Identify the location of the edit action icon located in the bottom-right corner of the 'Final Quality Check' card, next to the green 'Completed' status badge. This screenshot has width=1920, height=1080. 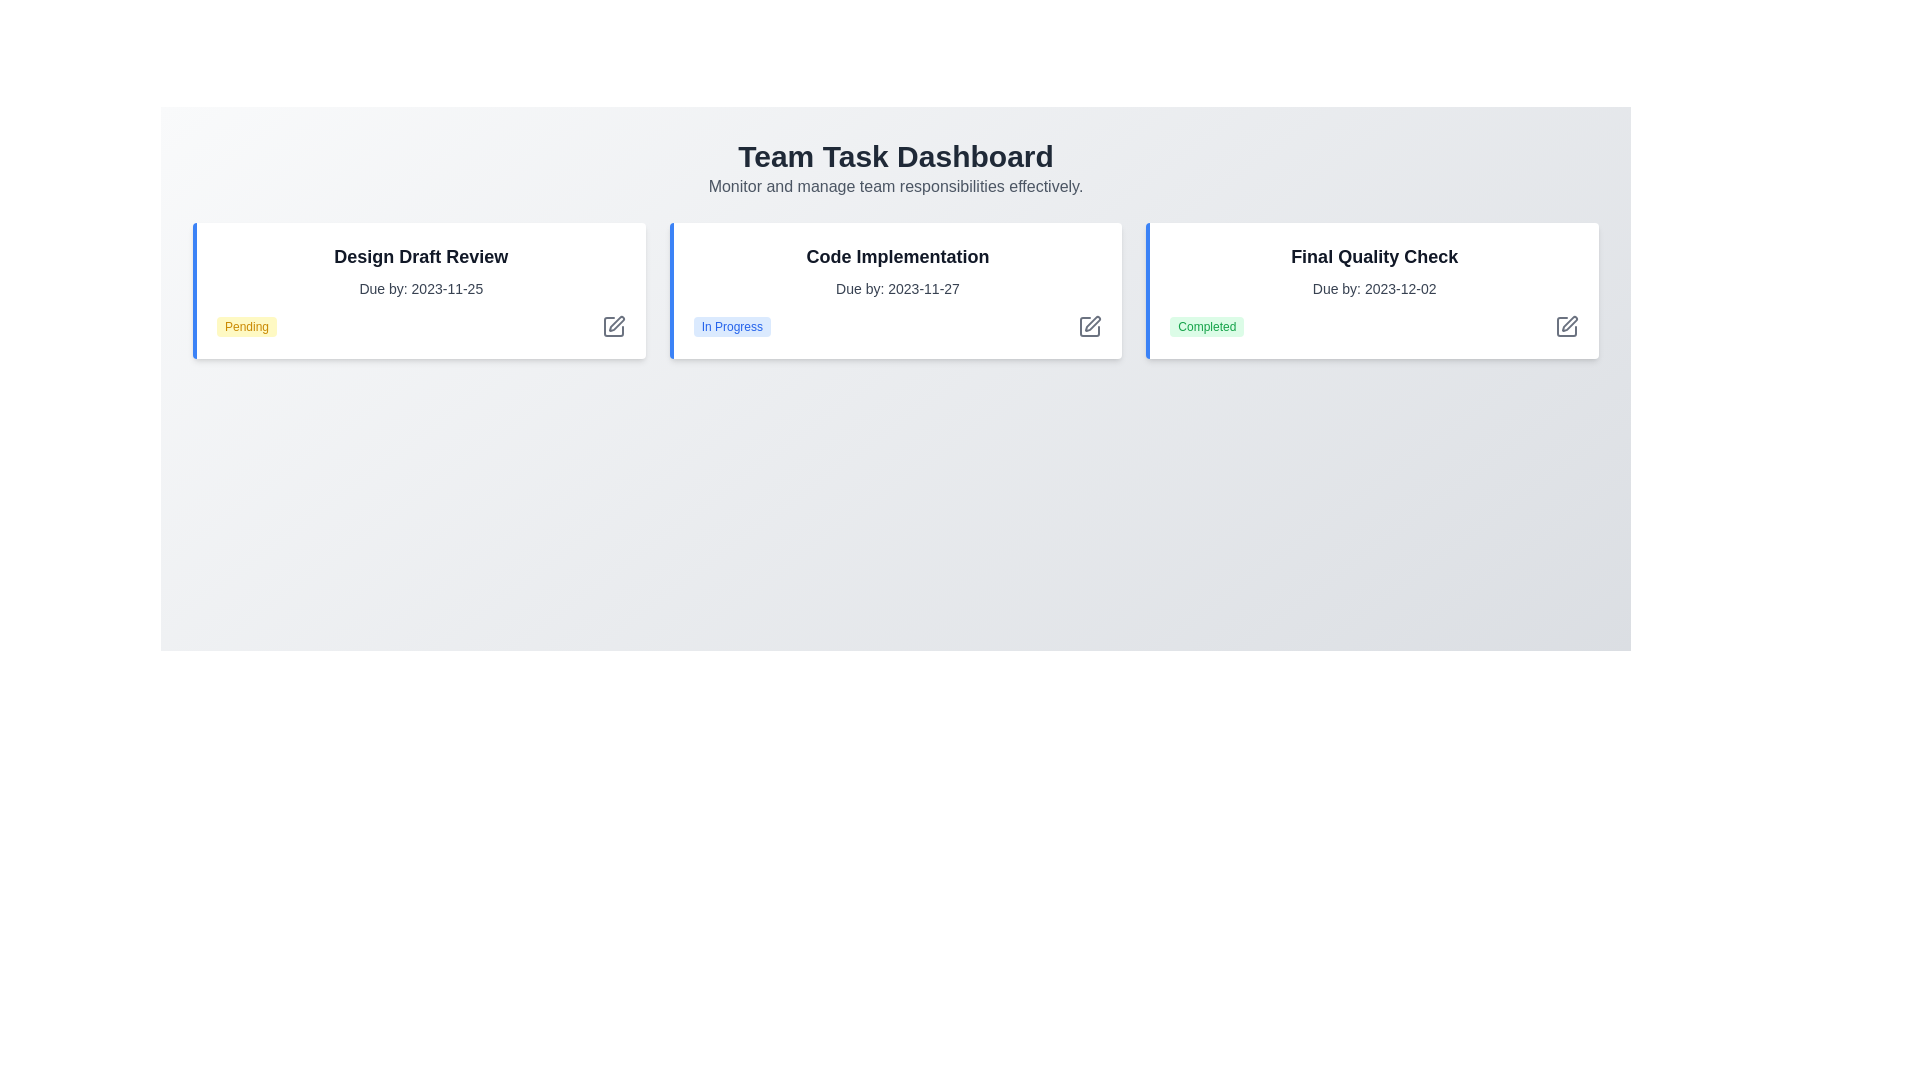
(1568, 323).